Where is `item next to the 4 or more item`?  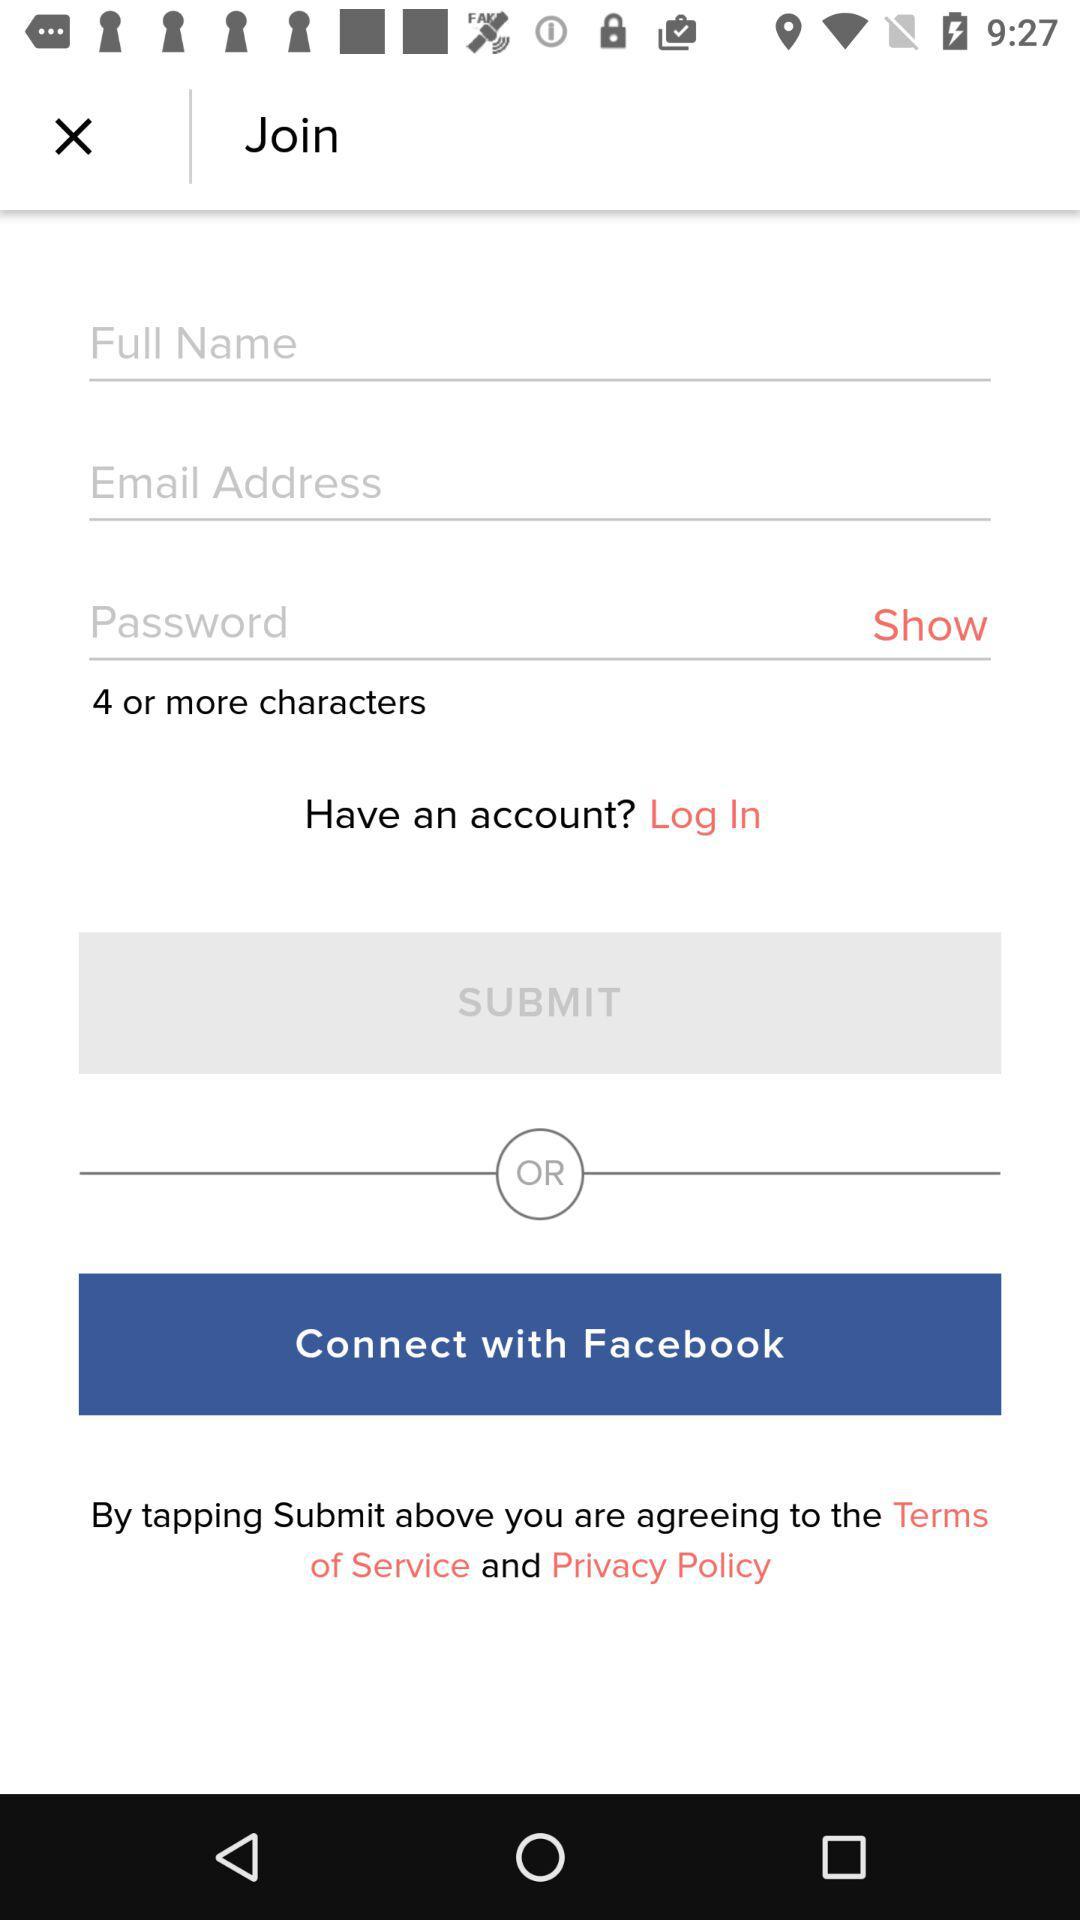 item next to the 4 or more item is located at coordinates (929, 624).